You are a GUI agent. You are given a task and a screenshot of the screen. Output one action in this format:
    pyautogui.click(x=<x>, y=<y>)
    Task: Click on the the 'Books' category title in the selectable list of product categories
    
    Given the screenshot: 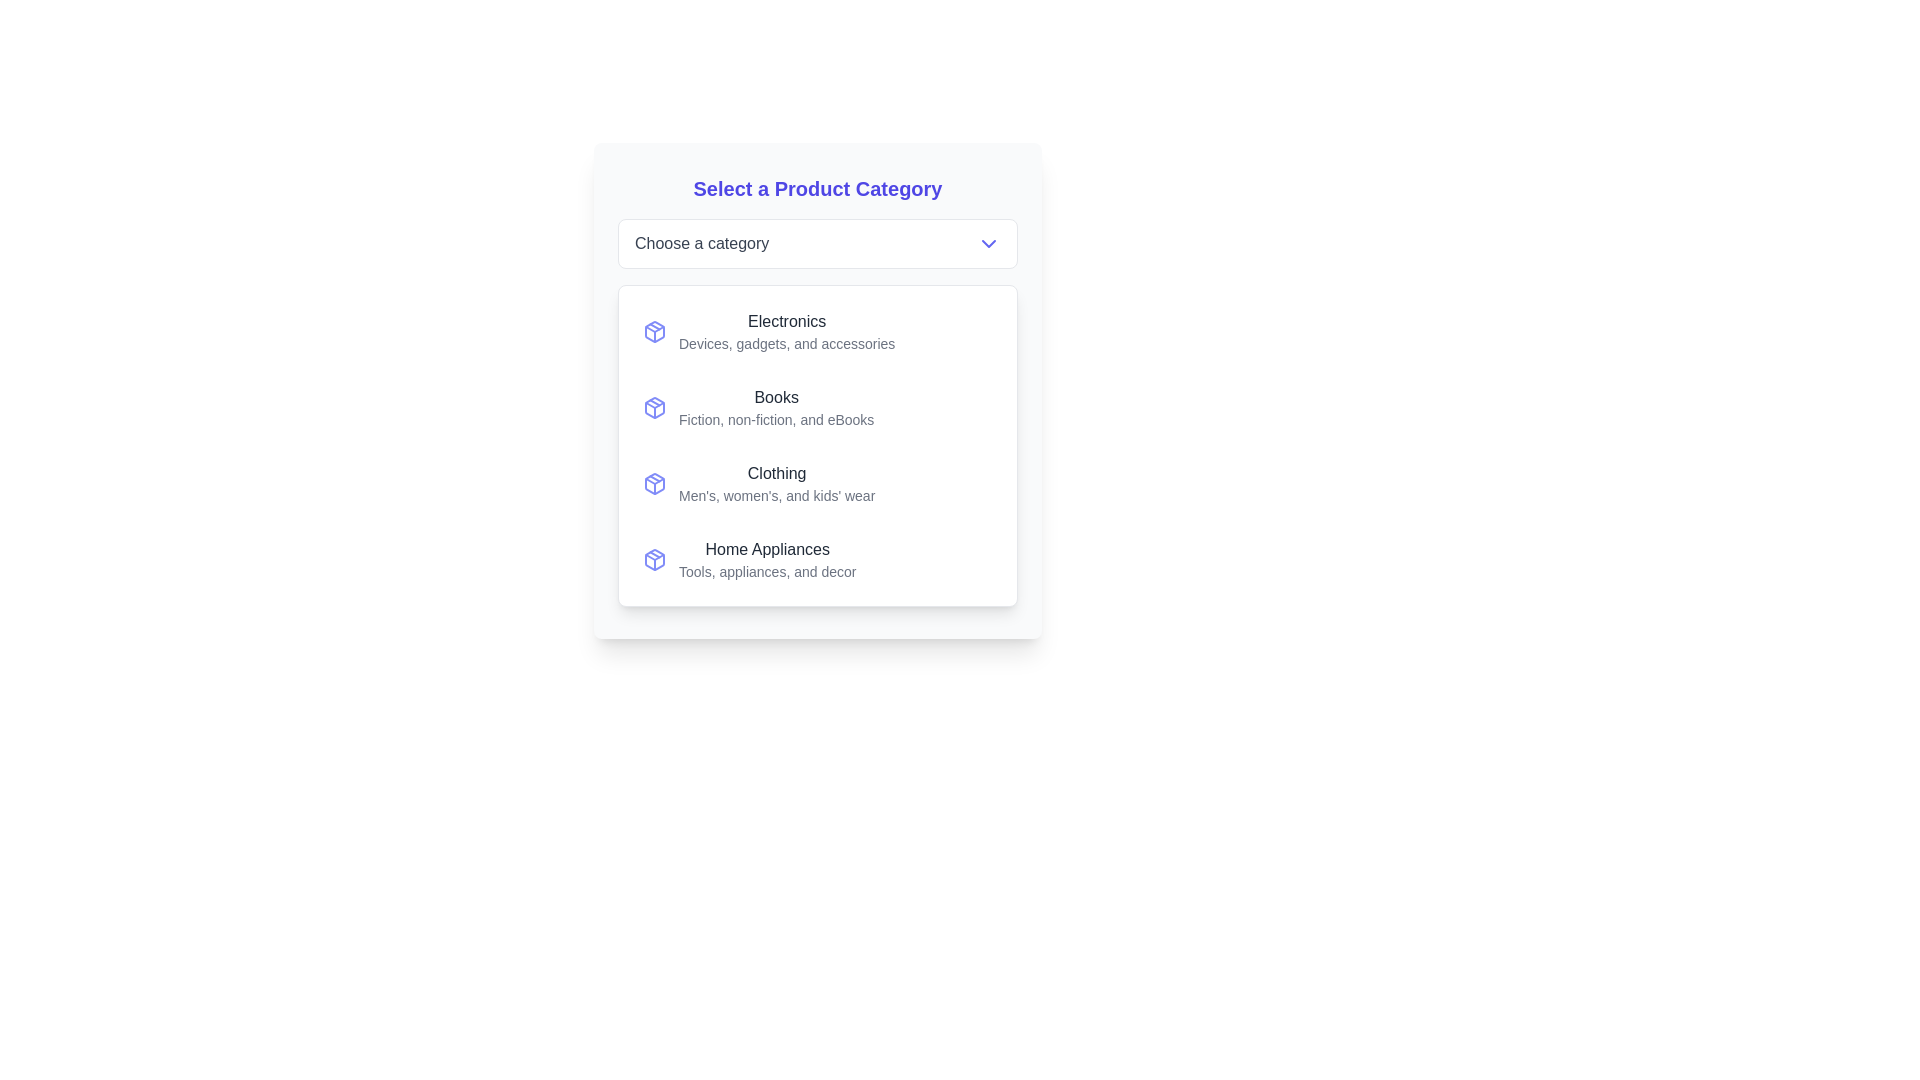 What is the action you would take?
    pyautogui.click(x=775, y=397)
    